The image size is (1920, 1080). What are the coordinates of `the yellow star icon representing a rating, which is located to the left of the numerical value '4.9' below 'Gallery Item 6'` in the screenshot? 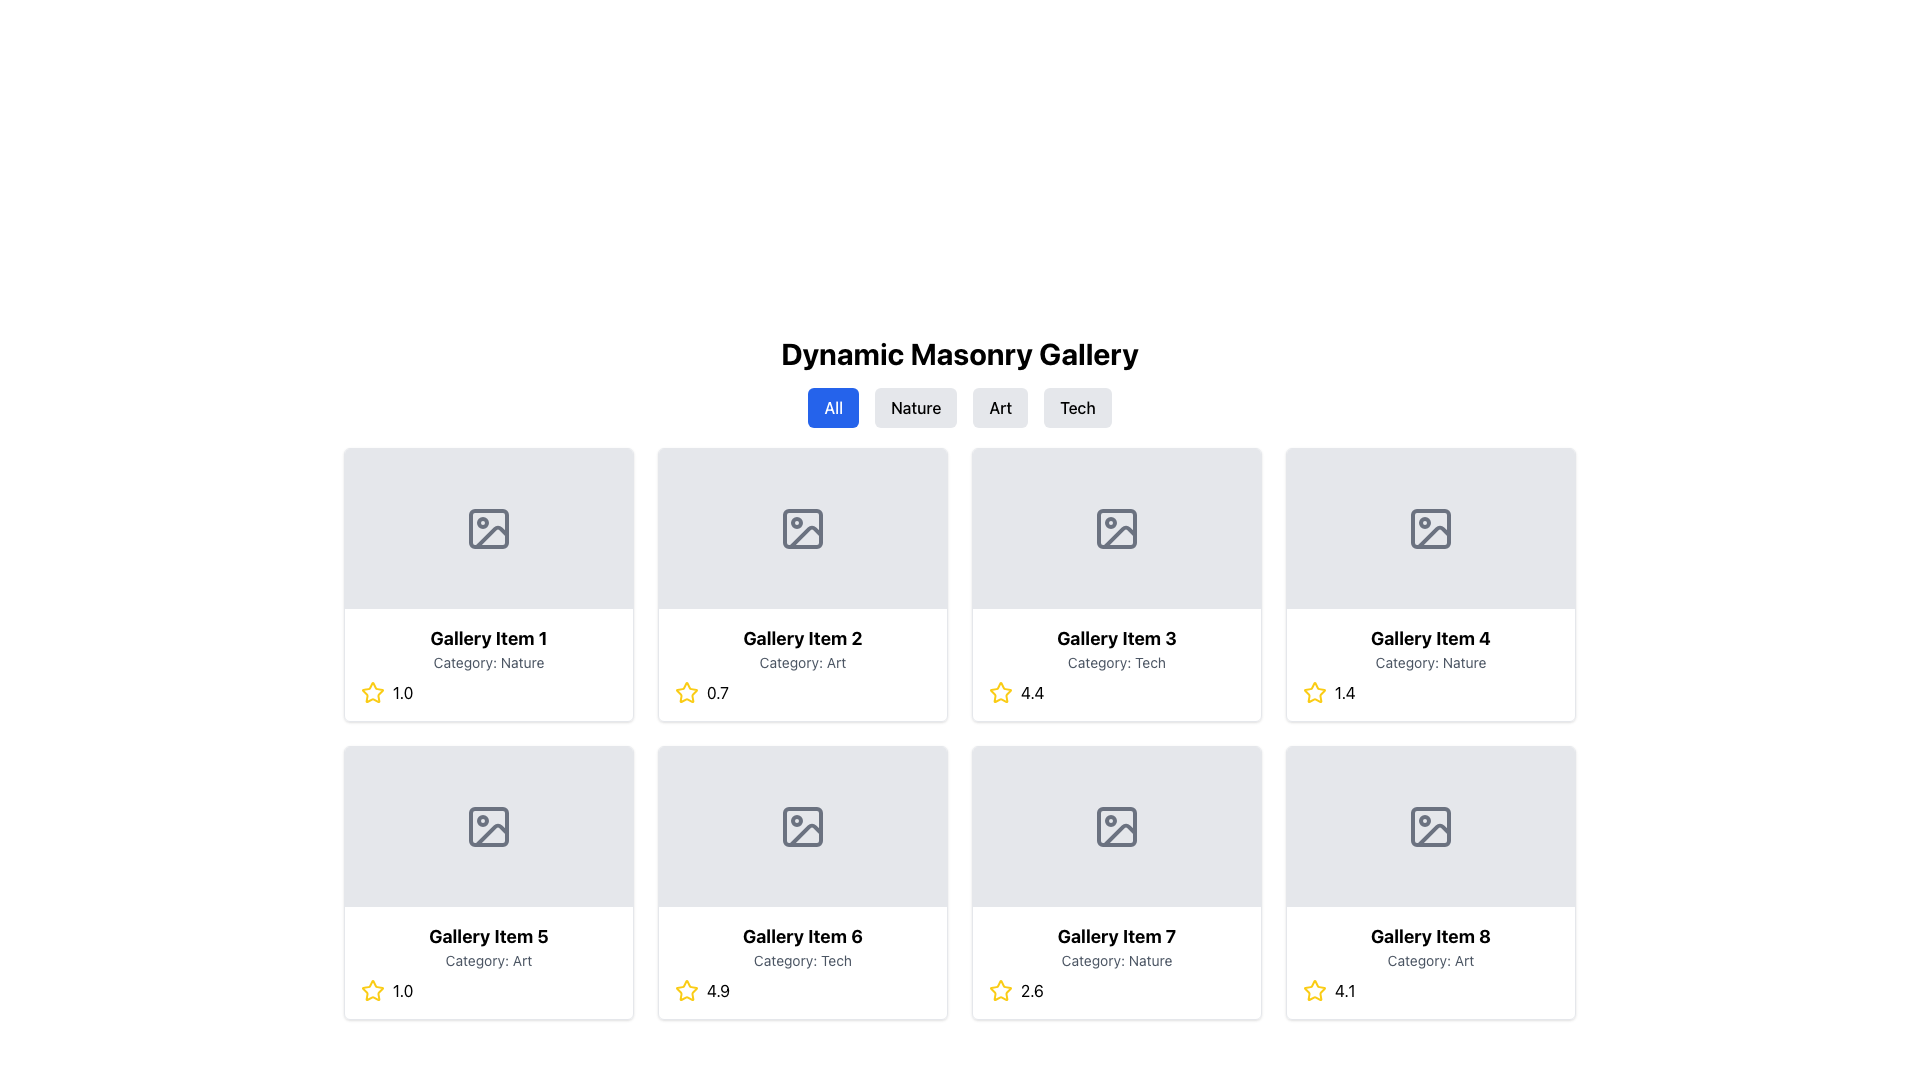 It's located at (686, 991).